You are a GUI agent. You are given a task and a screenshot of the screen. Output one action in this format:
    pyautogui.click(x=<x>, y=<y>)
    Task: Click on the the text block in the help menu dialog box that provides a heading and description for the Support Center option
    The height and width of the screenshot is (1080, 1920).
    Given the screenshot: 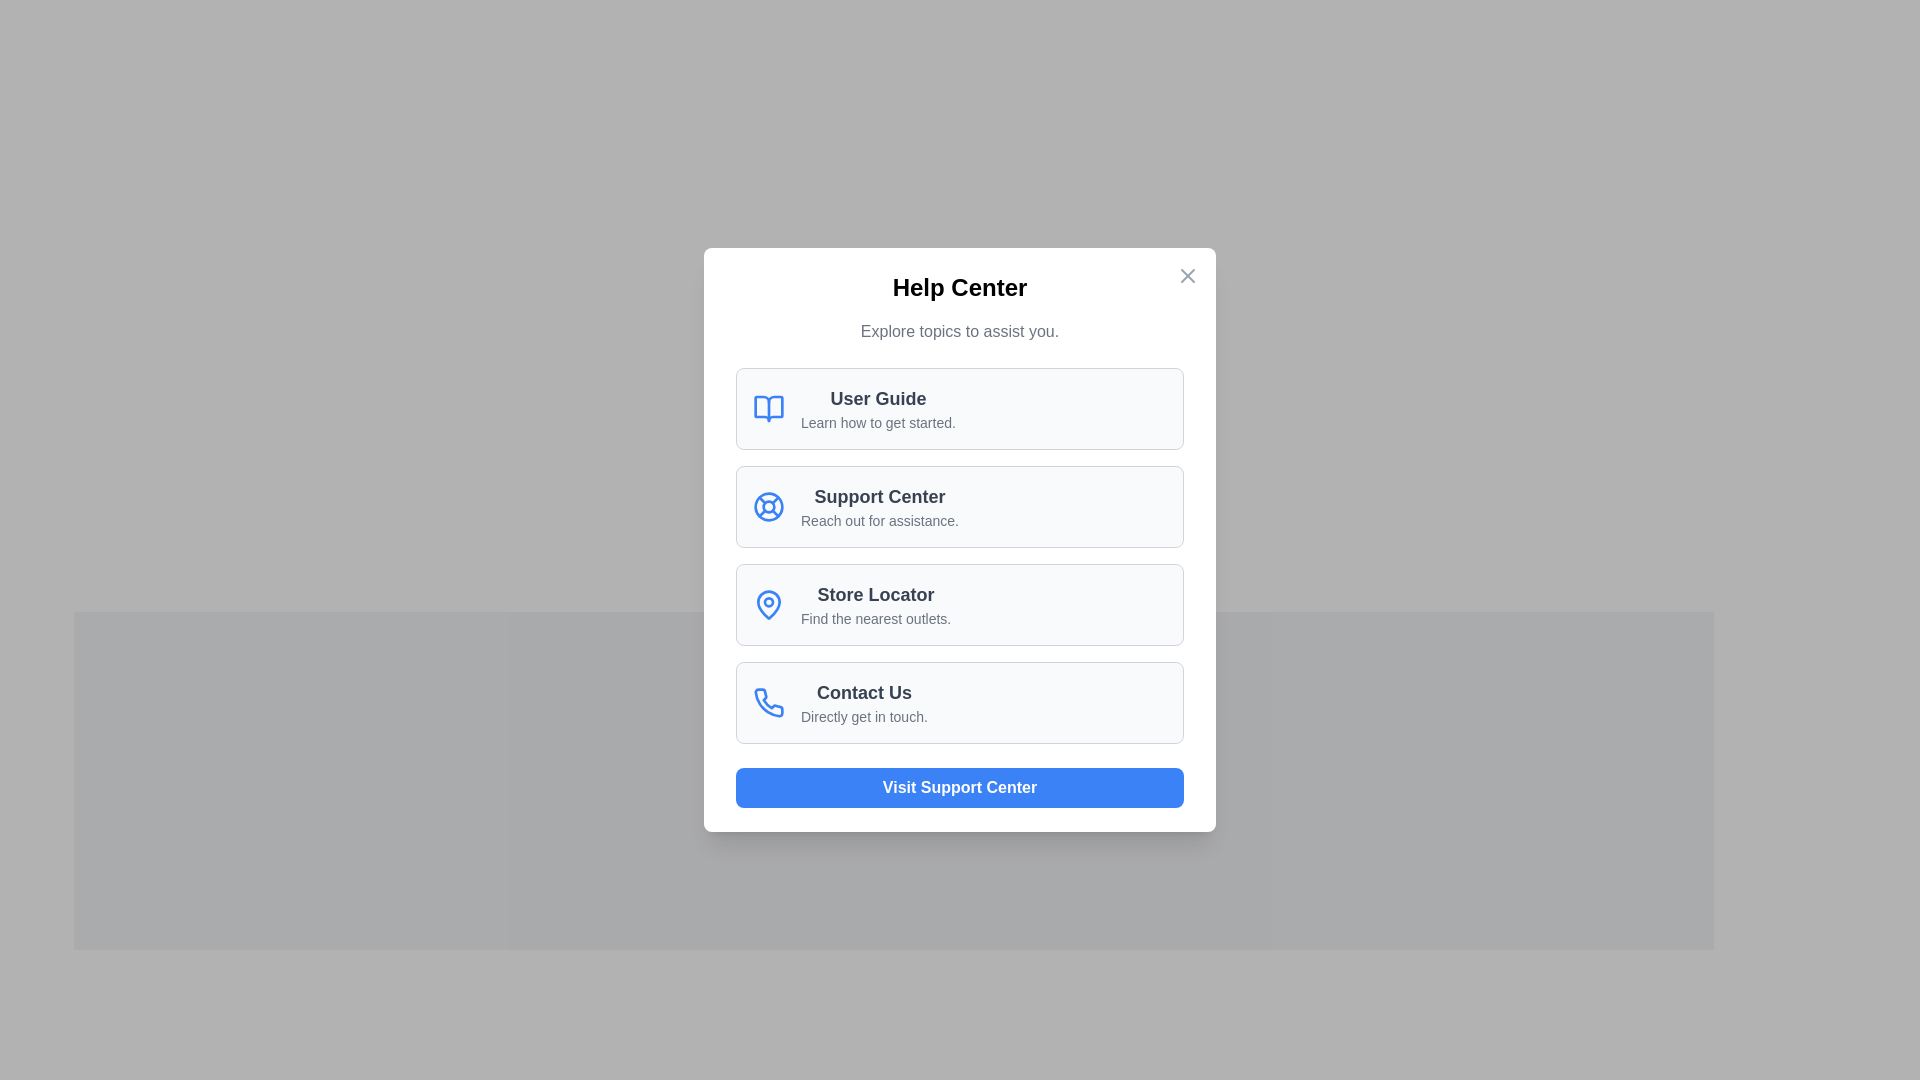 What is the action you would take?
    pyautogui.click(x=879, y=505)
    